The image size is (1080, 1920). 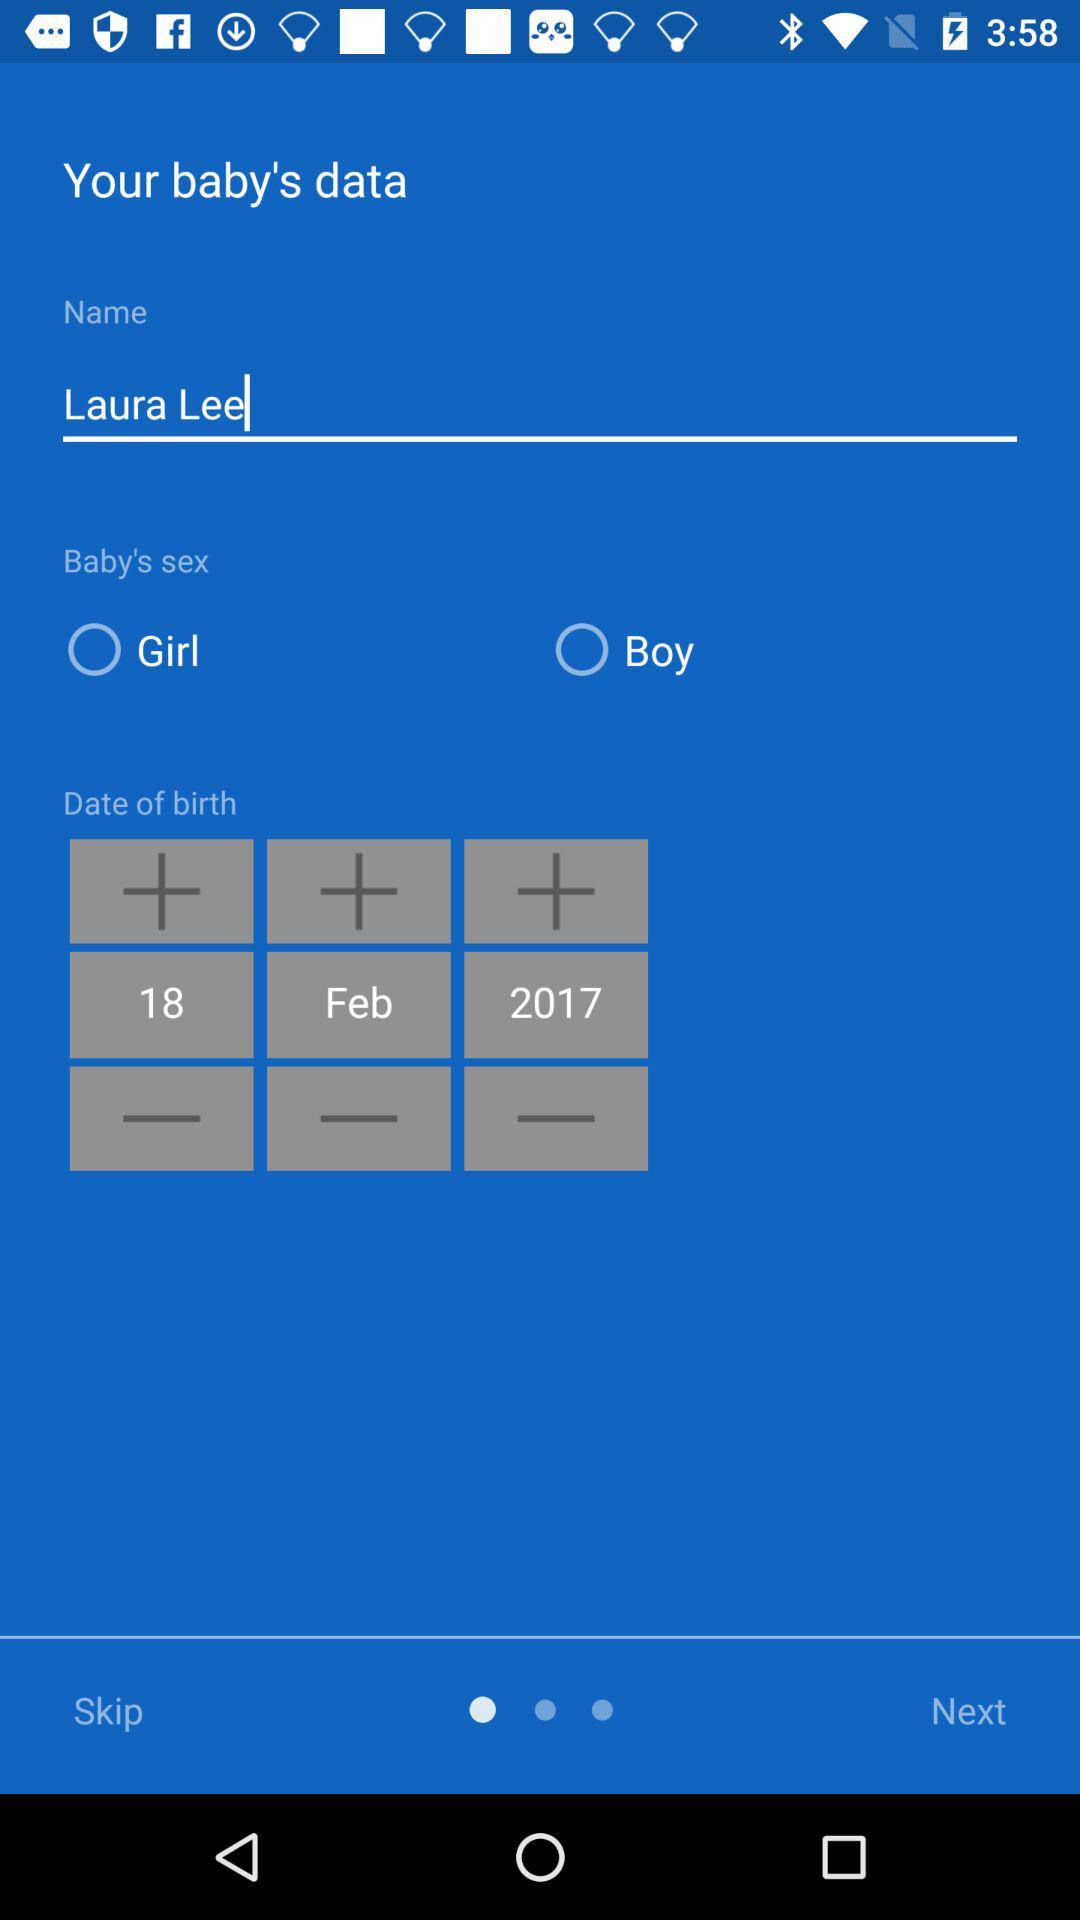 What do you see at coordinates (357, 1004) in the screenshot?
I see `feb` at bounding box center [357, 1004].